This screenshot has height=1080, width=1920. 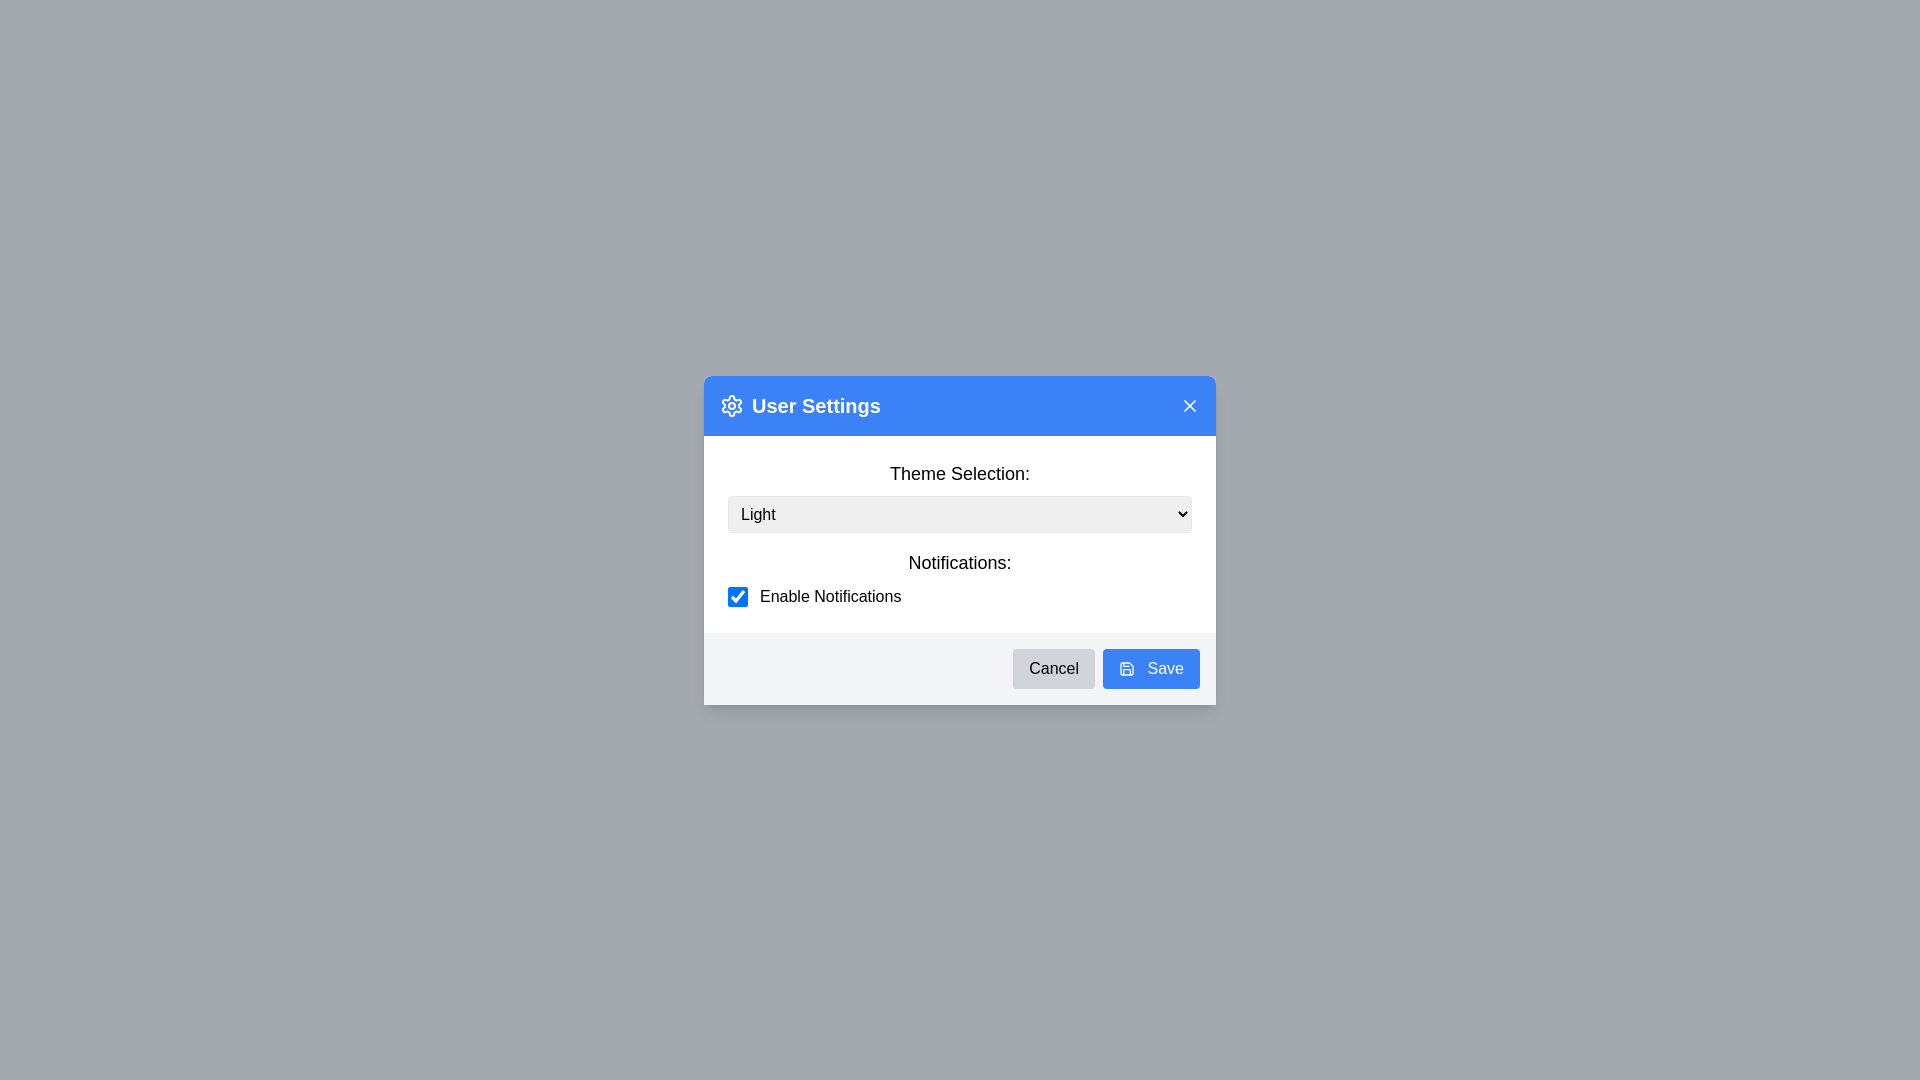 I want to click on the label of the Toggle Section for tooltip information about enabling notifications, so click(x=960, y=578).